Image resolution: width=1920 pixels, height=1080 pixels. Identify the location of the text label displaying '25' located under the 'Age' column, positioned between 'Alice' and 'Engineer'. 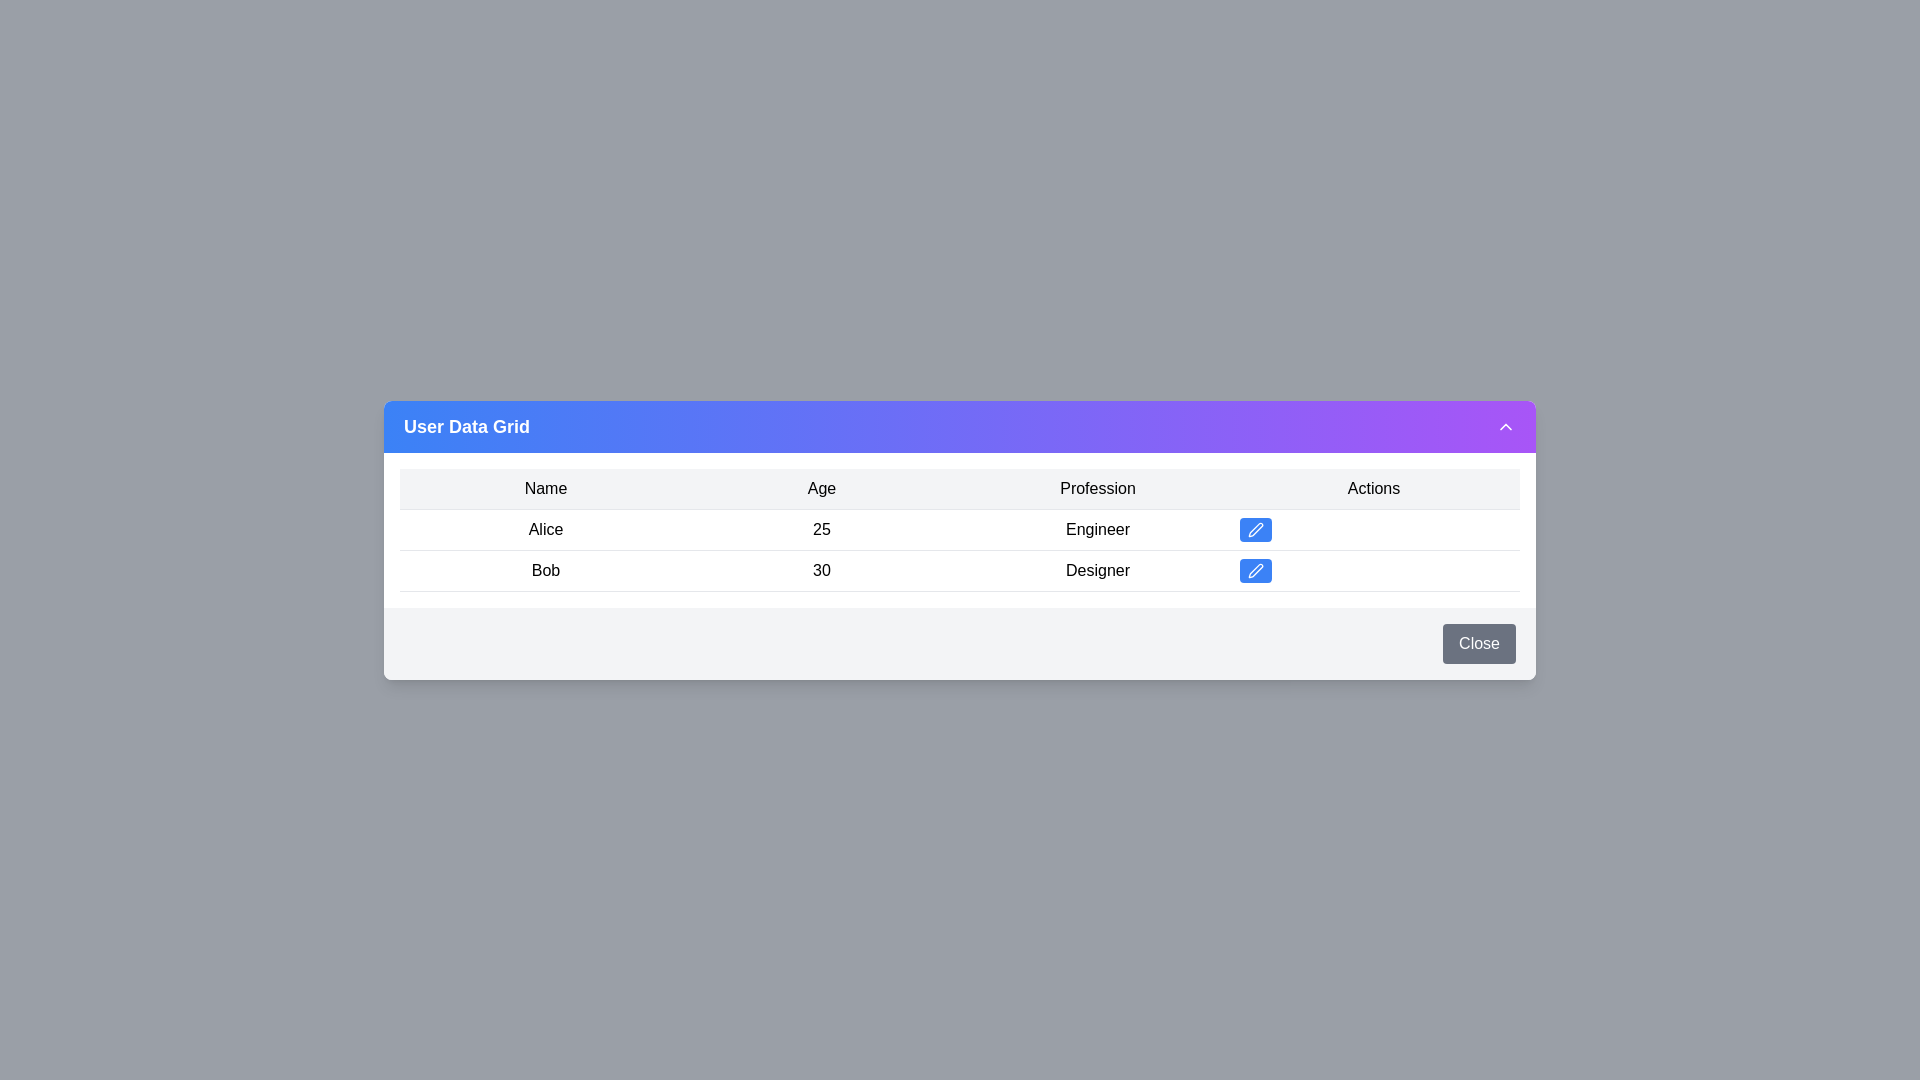
(821, 527).